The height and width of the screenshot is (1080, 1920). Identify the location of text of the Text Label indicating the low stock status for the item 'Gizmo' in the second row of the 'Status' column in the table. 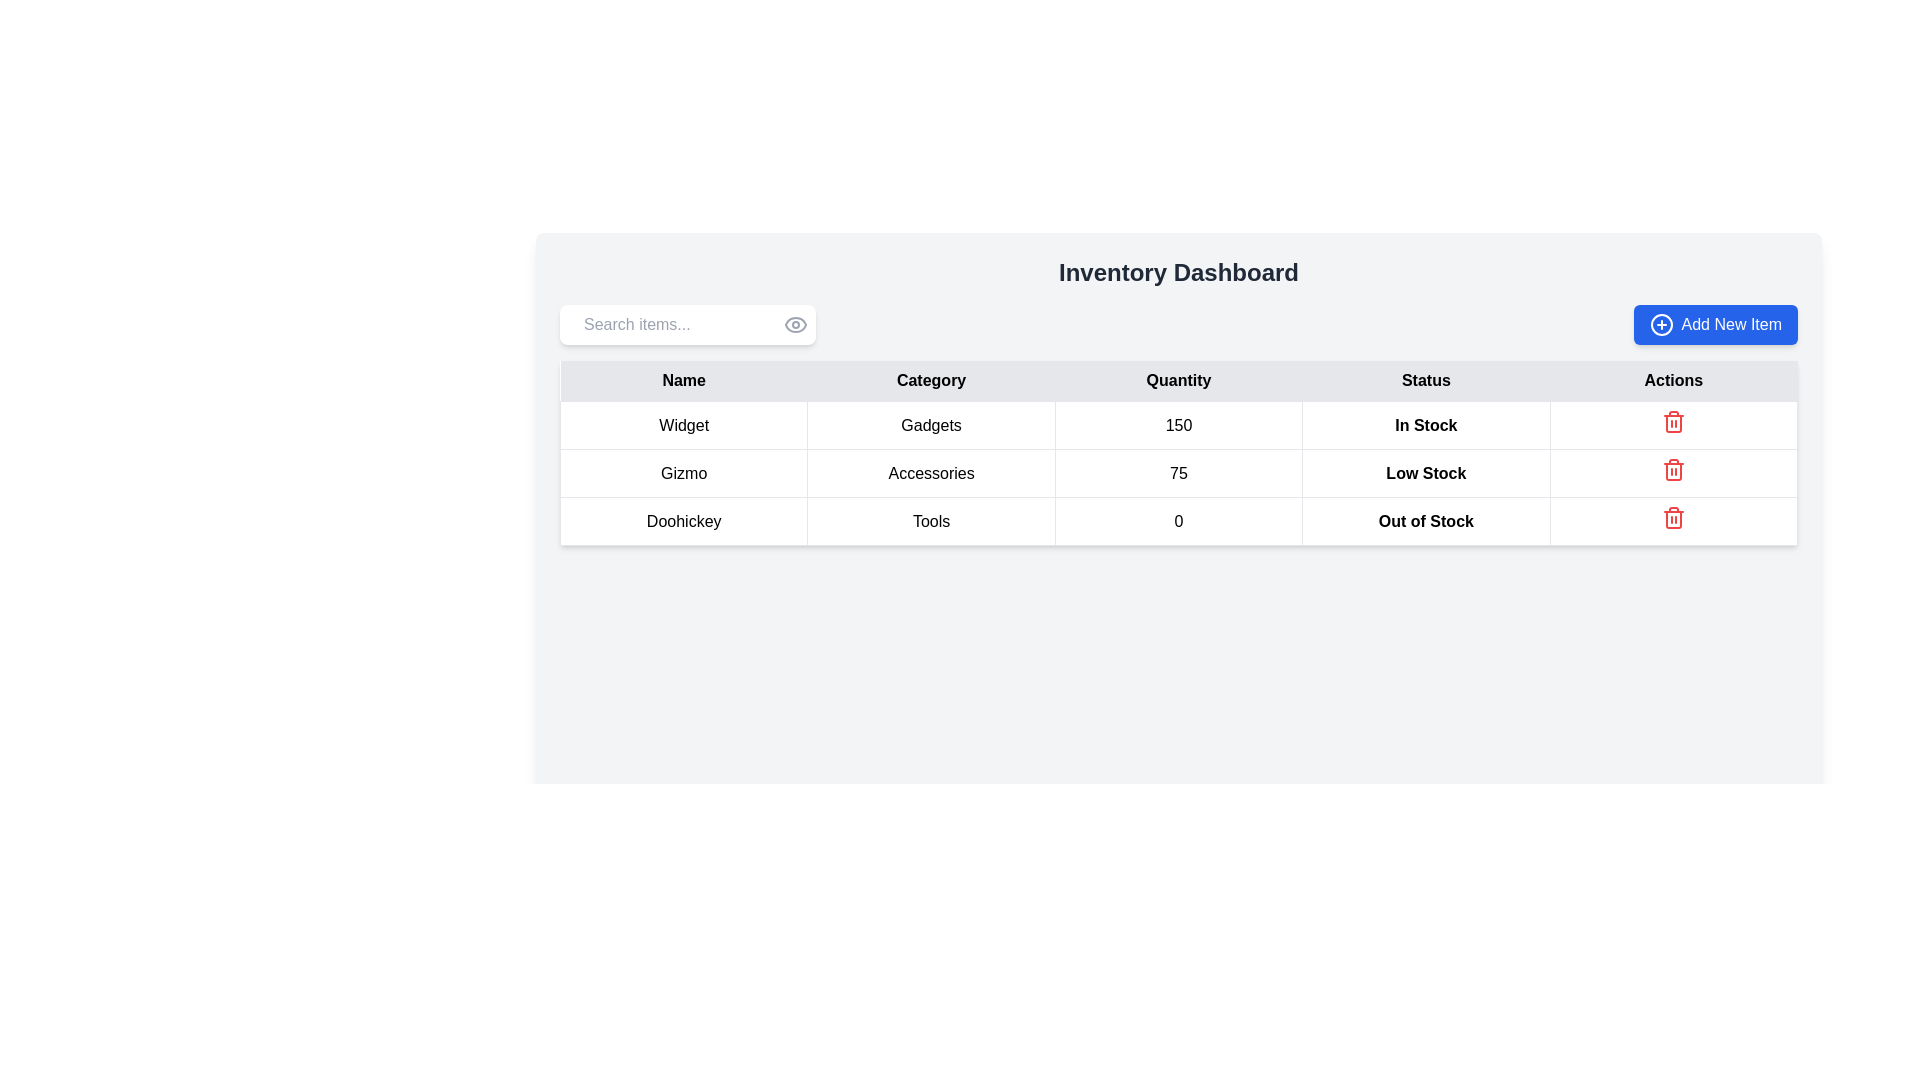
(1425, 473).